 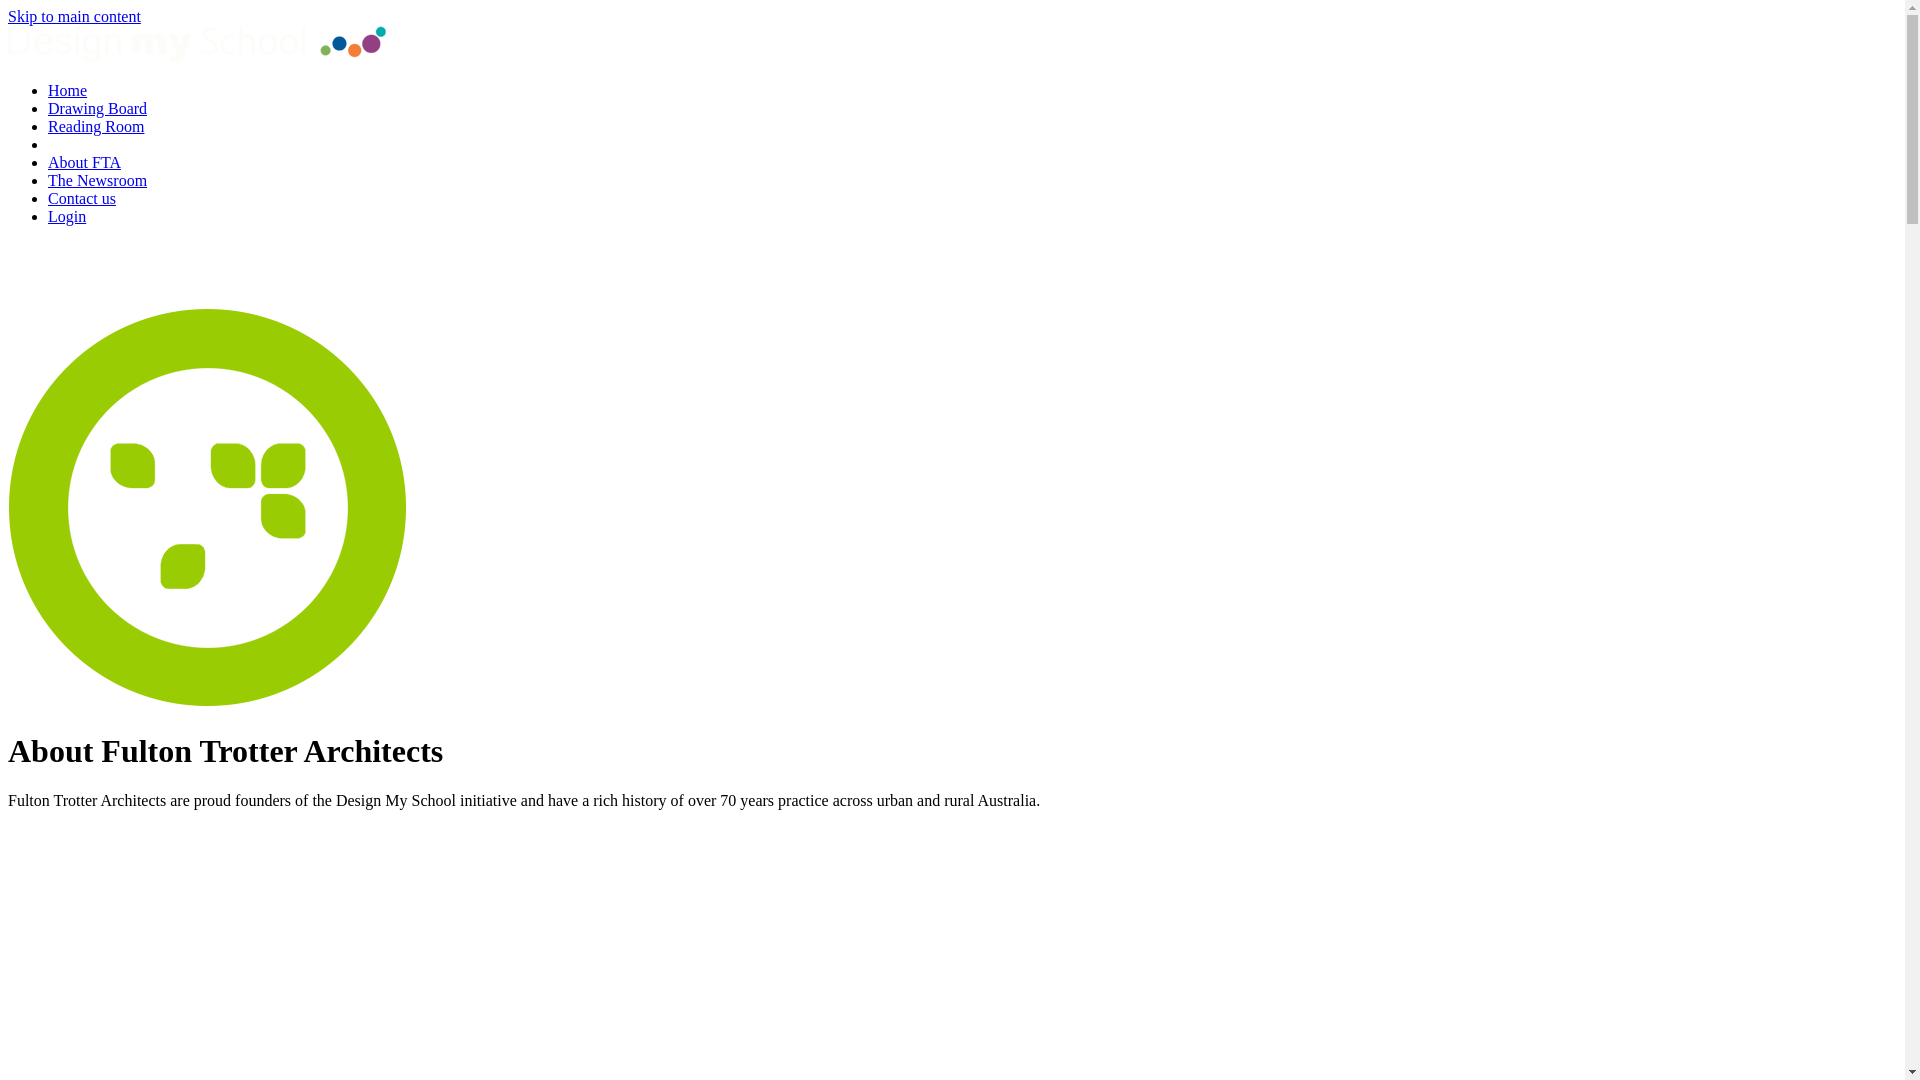 What do you see at coordinates (96, 108) in the screenshot?
I see `'Drawing Board'` at bounding box center [96, 108].